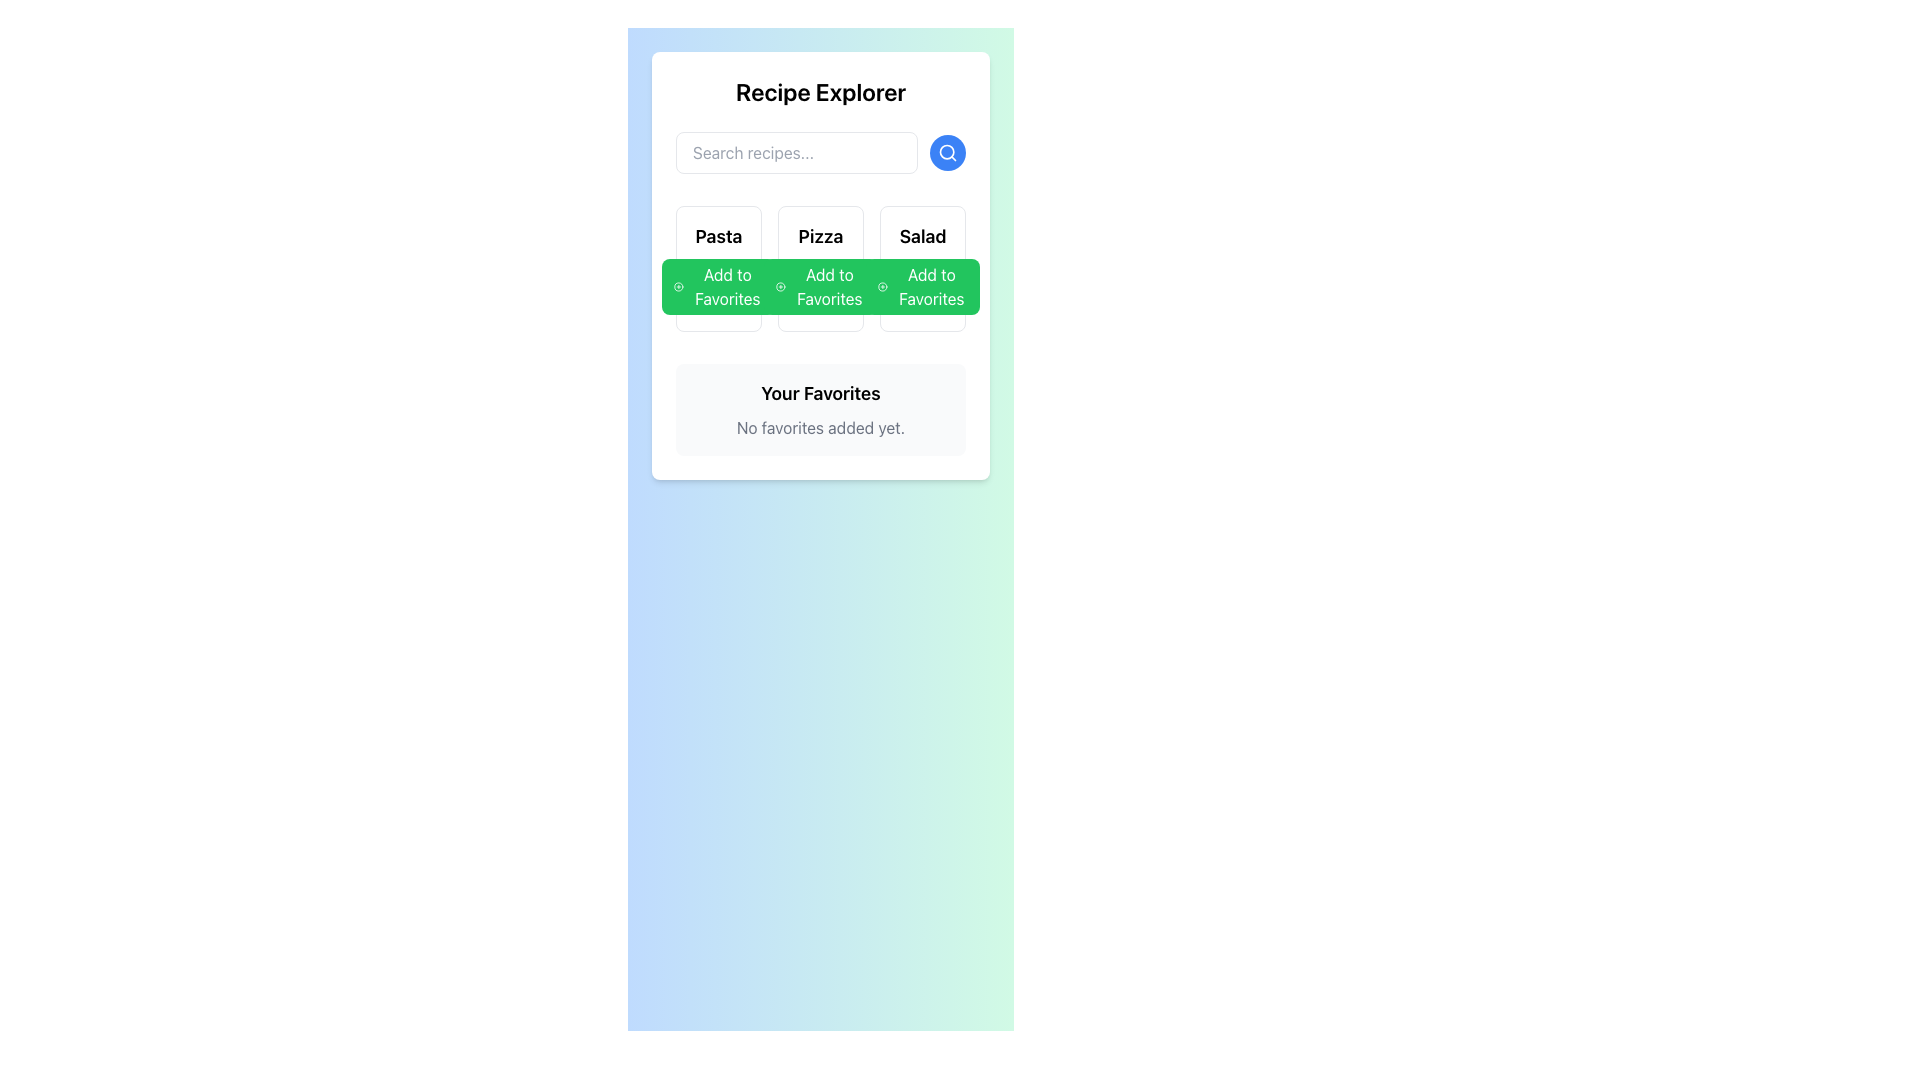  What do you see at coordinates (921, 268) in the screenshot?
I see `the third button beneath the title 'Salad'` at bounding box center [921, 268].